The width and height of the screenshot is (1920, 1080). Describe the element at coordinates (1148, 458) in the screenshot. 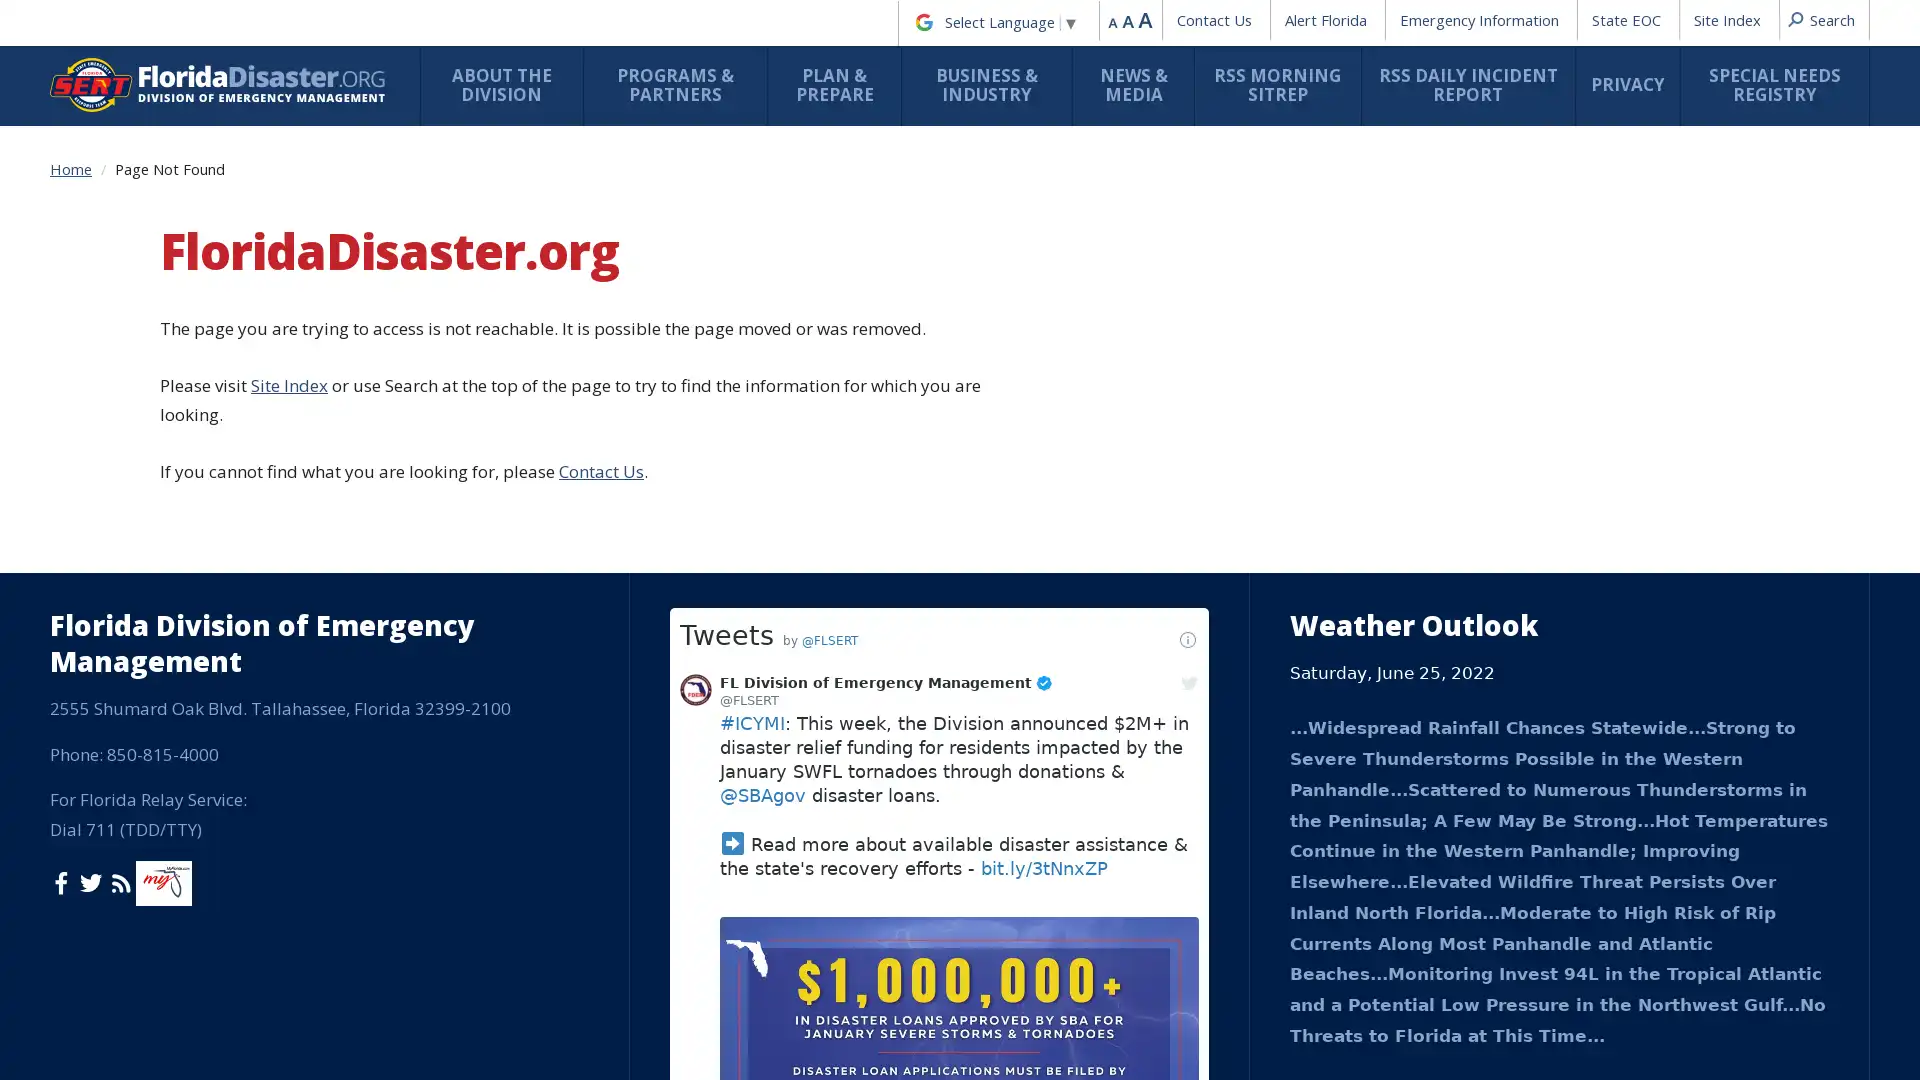

I see `Toggle More` at that location.